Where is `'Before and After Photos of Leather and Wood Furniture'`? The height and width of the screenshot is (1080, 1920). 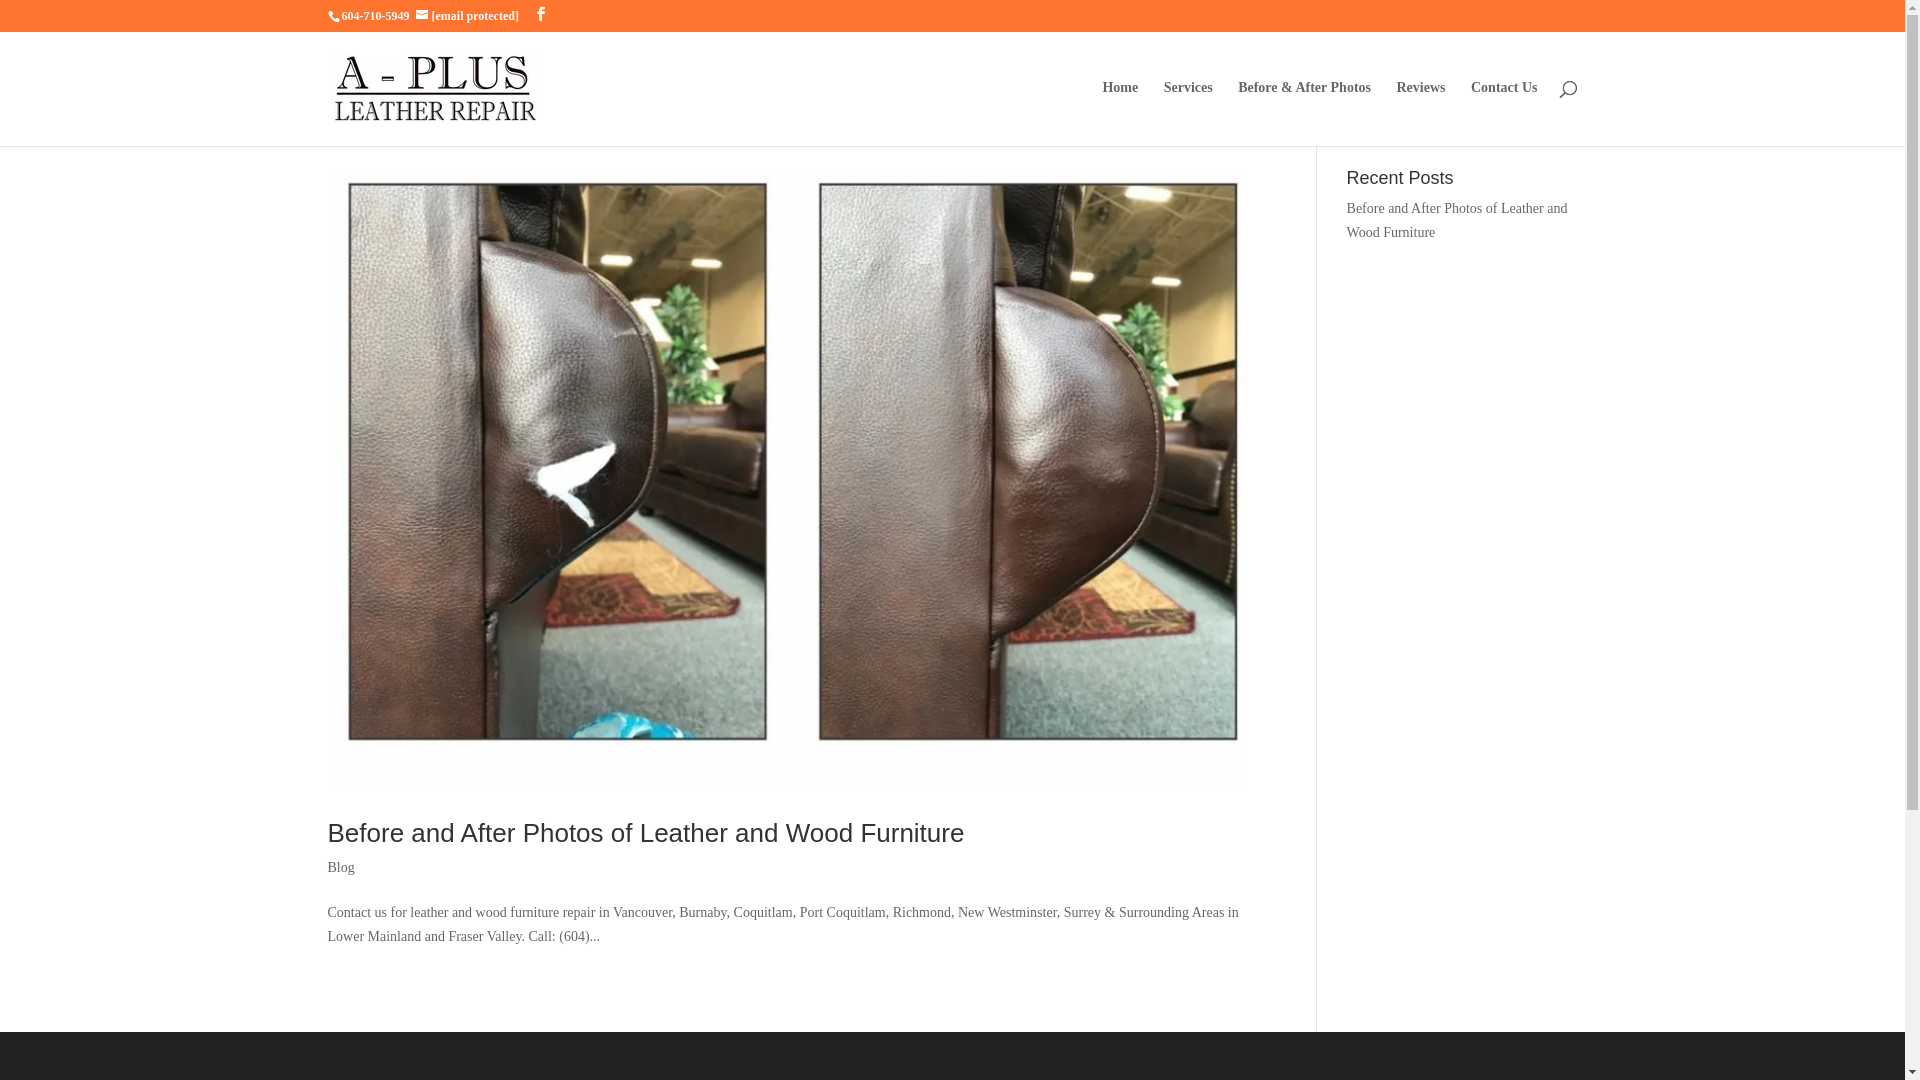
'Before and After Photos of Leather and Wood Furniture' is located at coordinates (1457, 220).